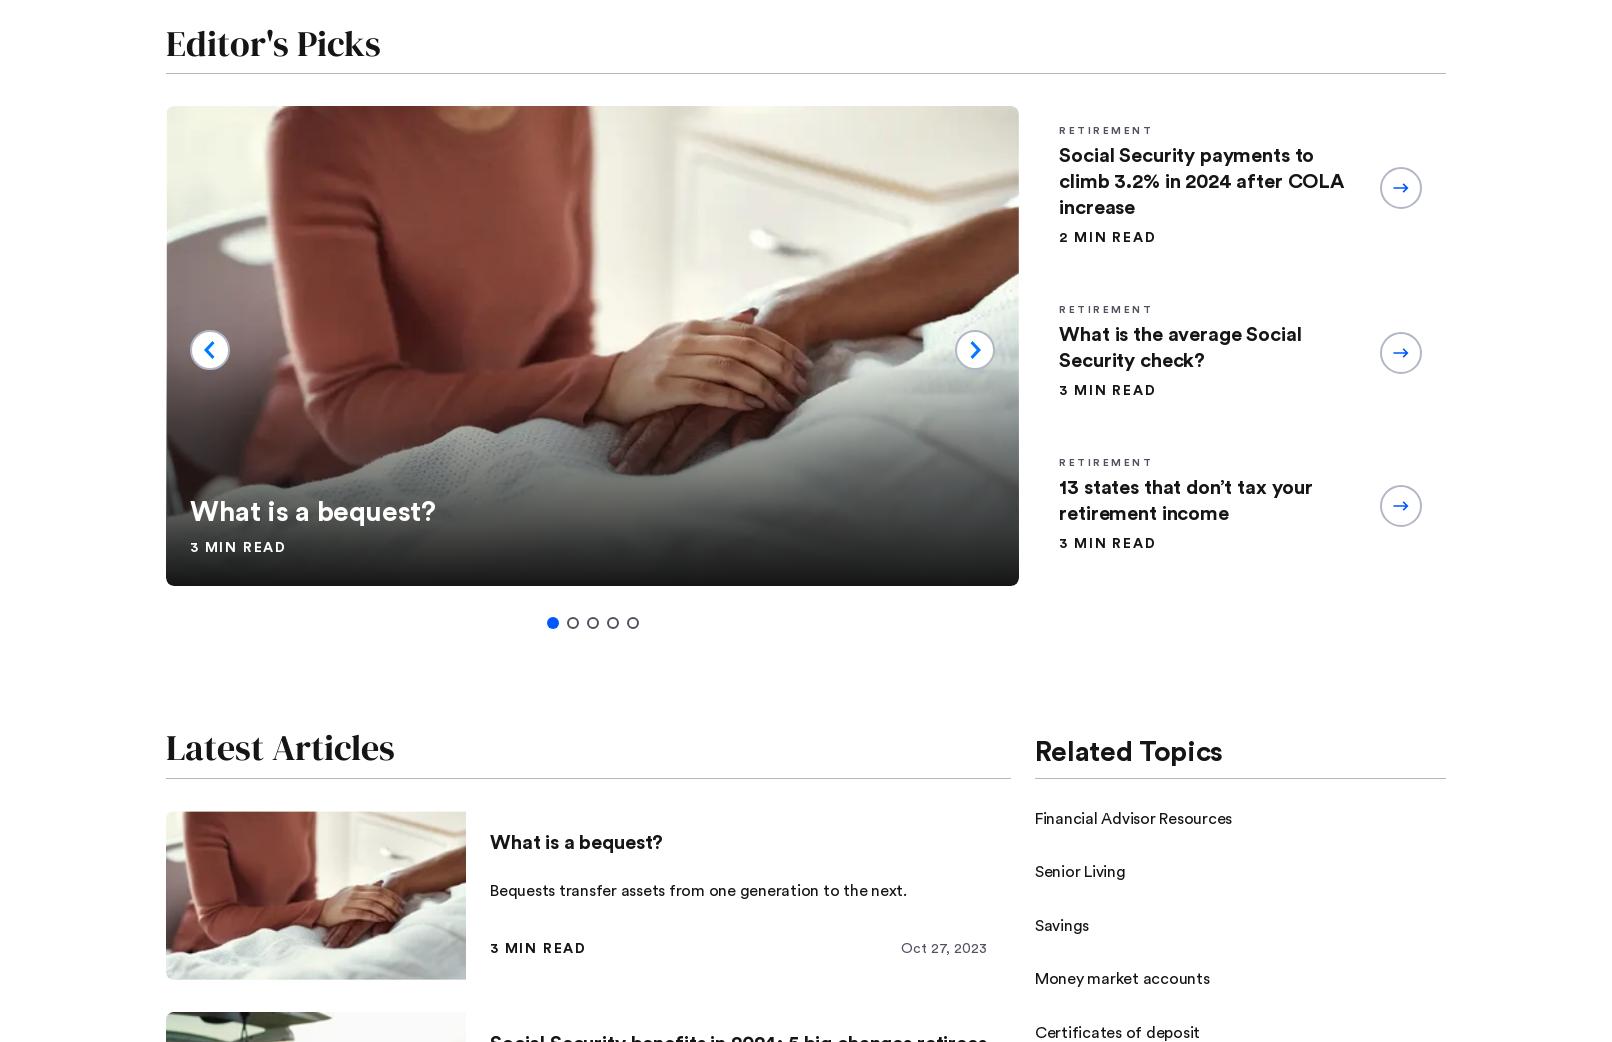 The width and height of the screenshot is (1612, 1042). Describe the element at coordinates (1178, 346) in the screenshot. I see `'What is the average Social Security check?'` at that location.